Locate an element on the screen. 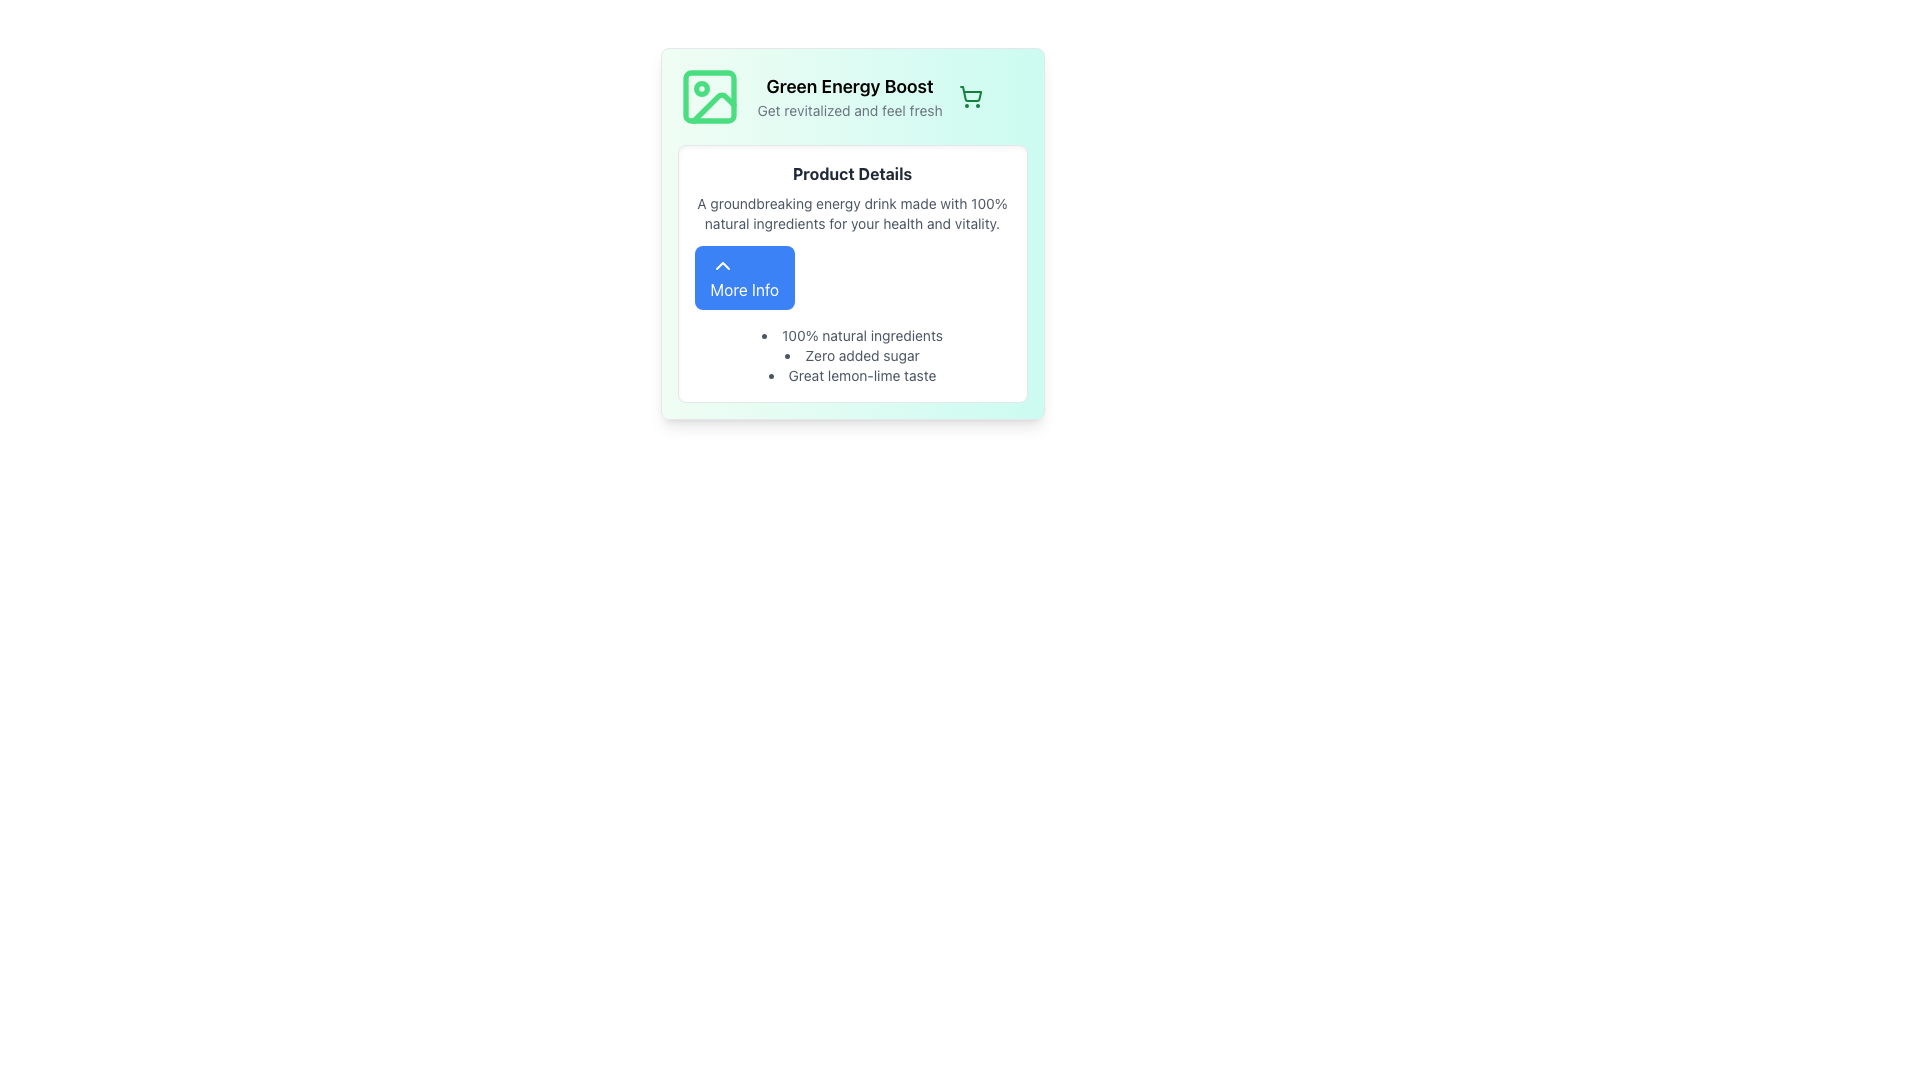 The width and height of the screenshot is (1920, 1080). the icon representing 'Green Energy Boost', located at the top-left corner of the card adjacent to the title and subtitle text is located at coordinates (709, 96).